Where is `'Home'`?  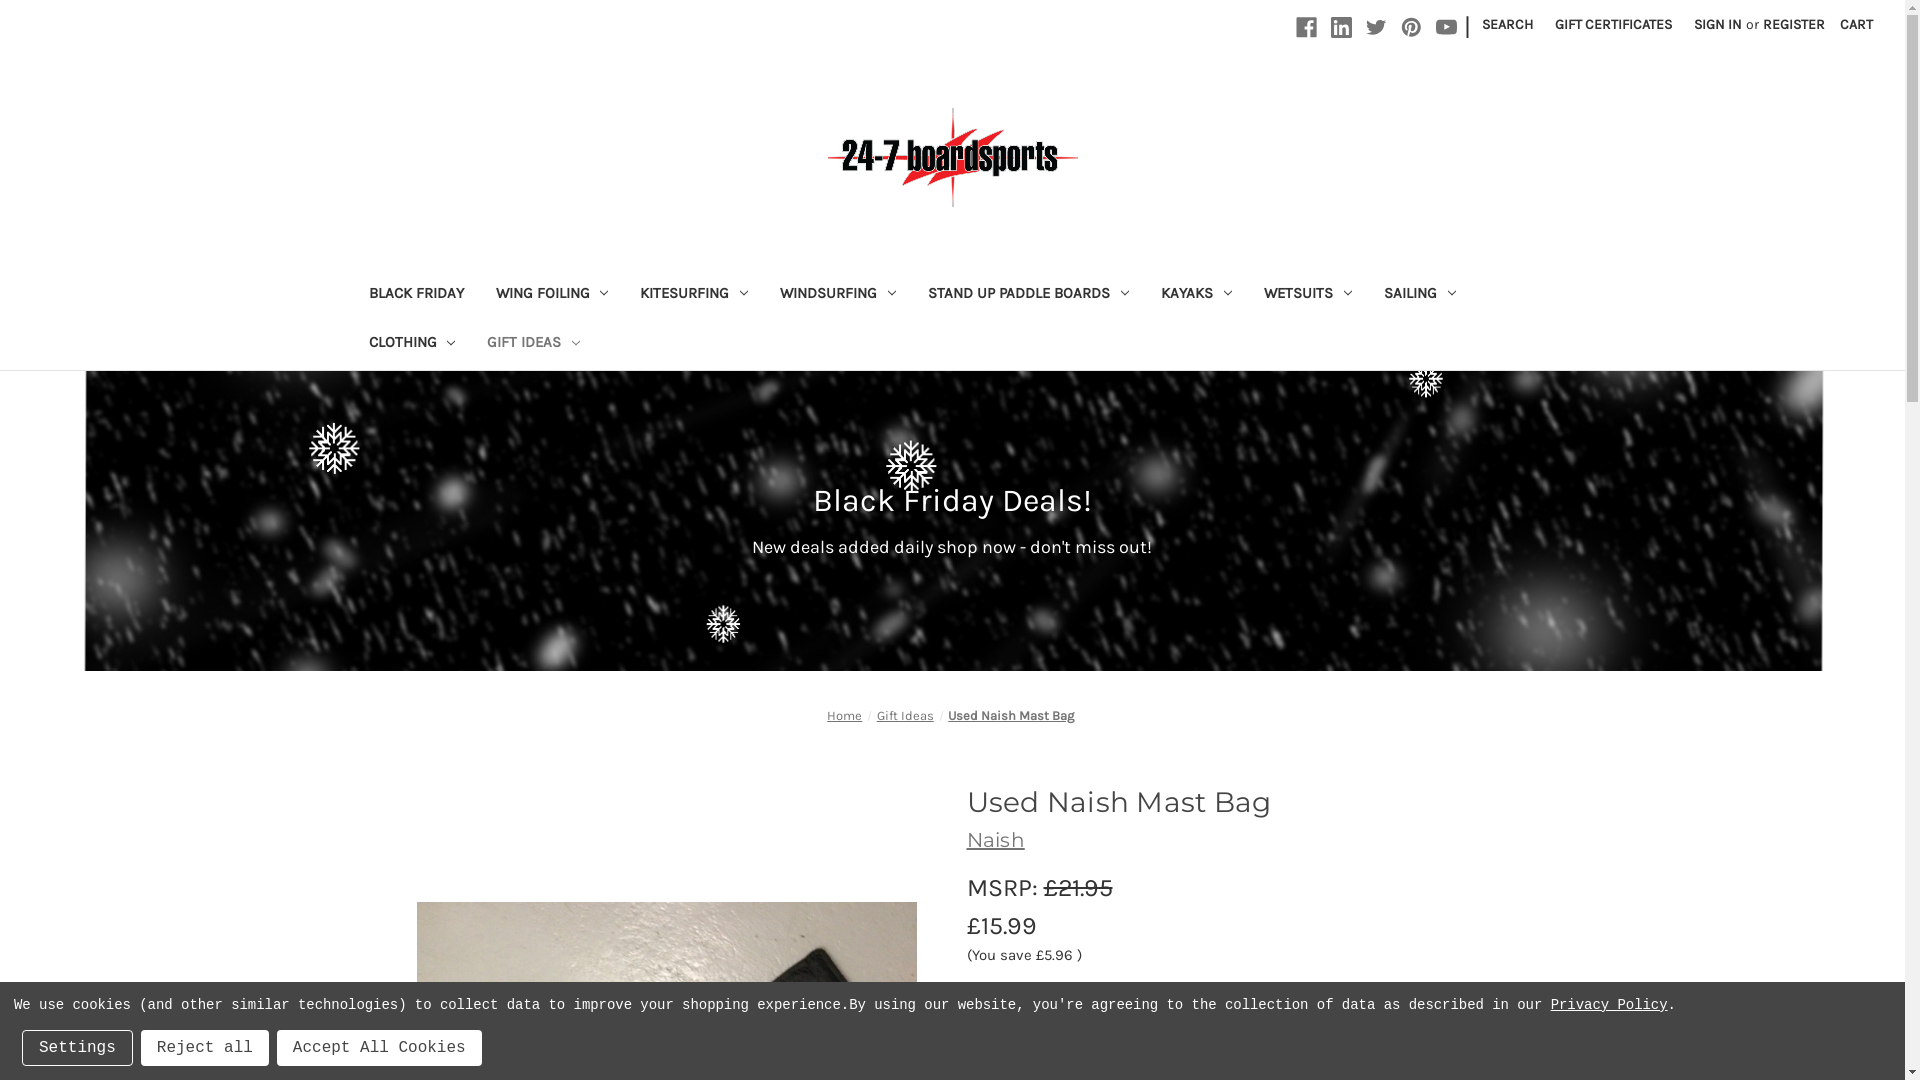
'Home' is located at coordinates (844, 714).